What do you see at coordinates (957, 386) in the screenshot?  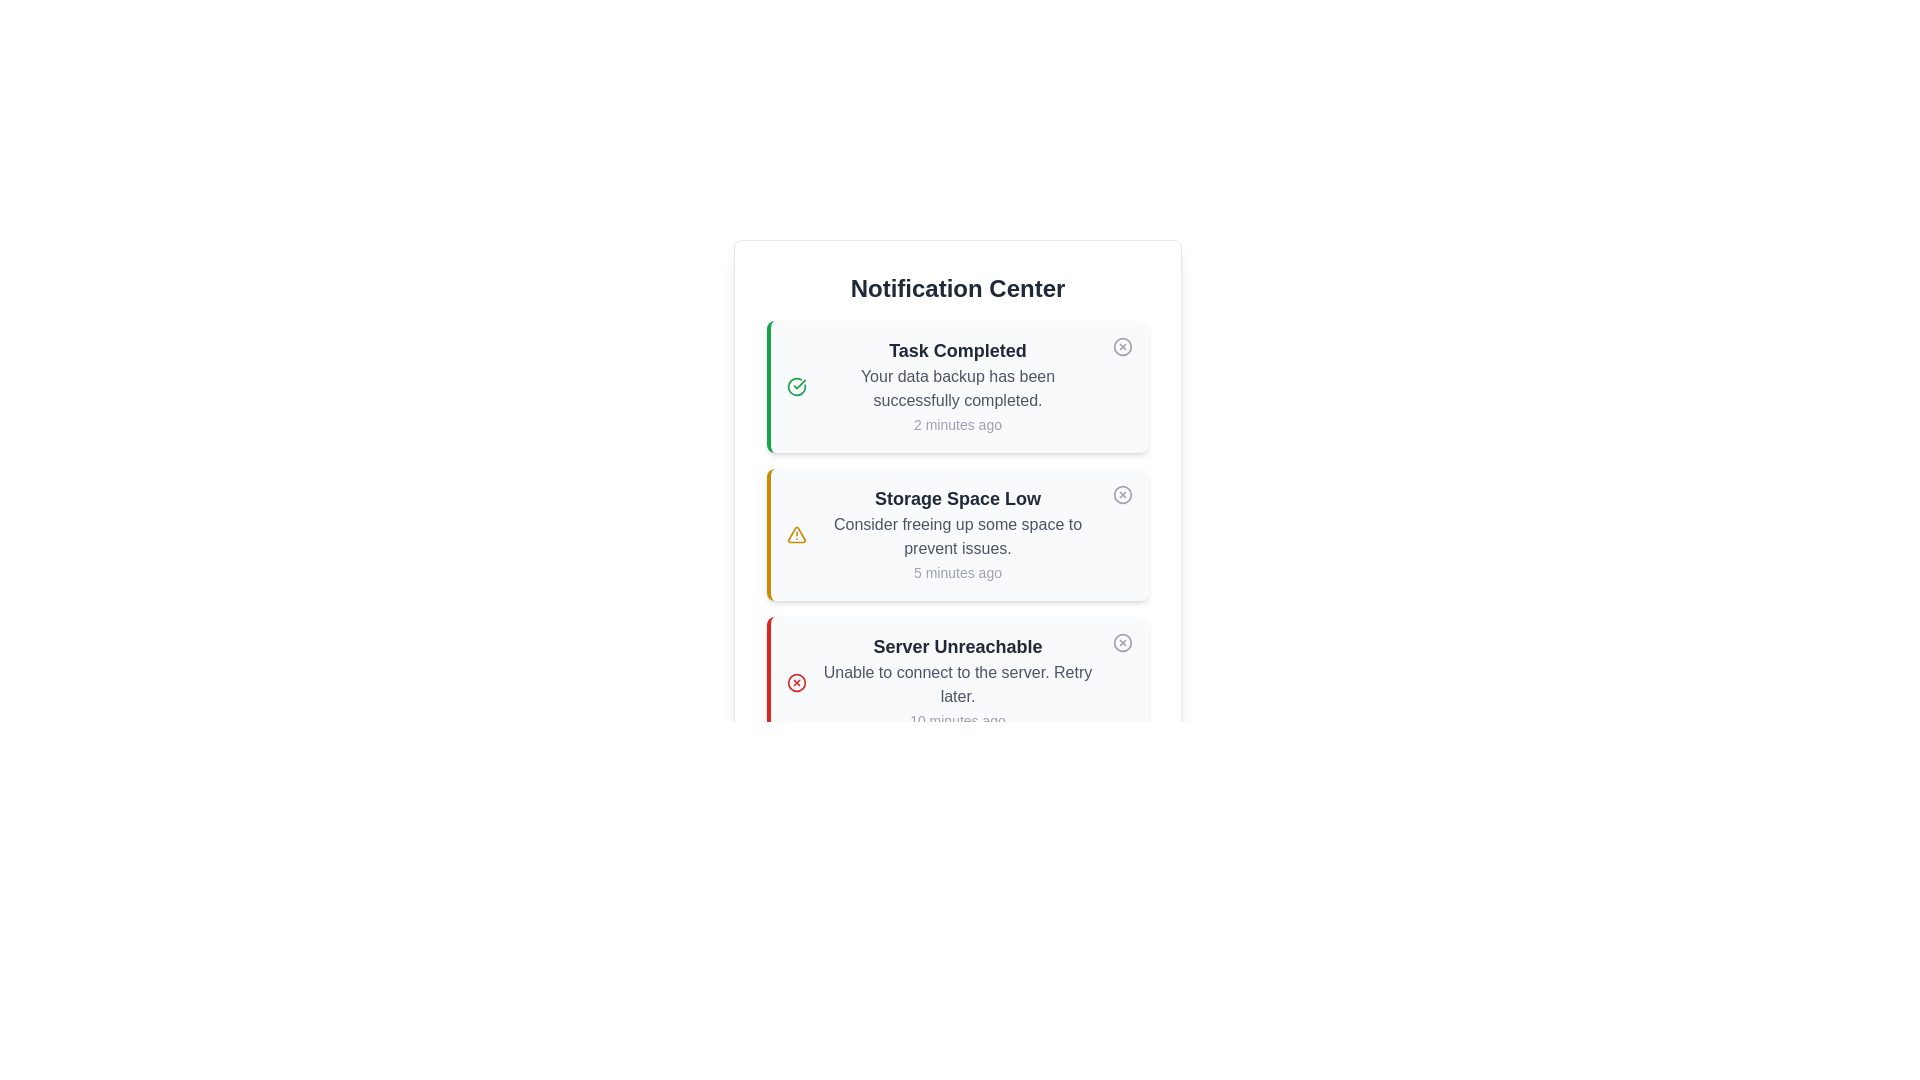 I see `the first notification card in the notification center, which indicates the successful completion of a data backup task, to access adjacent interactive elements` at bounding box center [957, 386].